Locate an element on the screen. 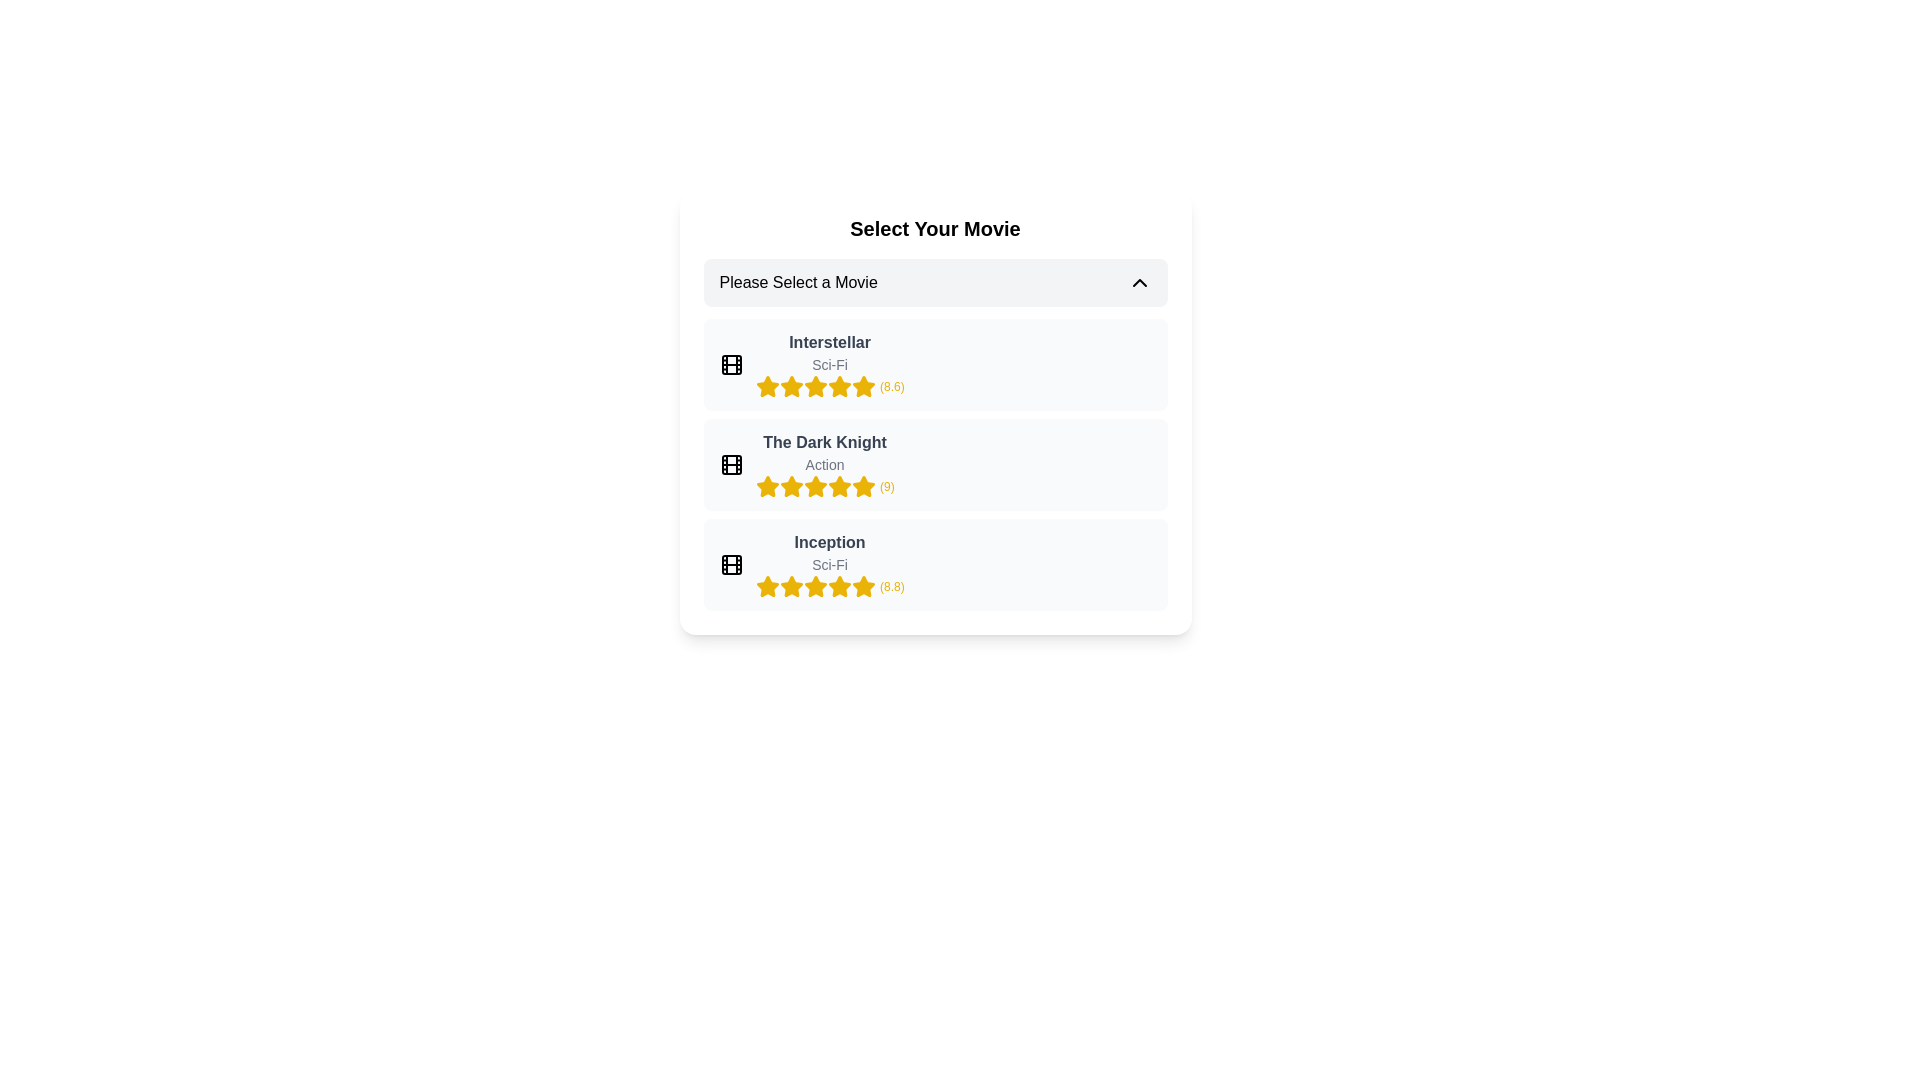 The height and width of the screenshot is (1080, 1920). the Movie information display element for 'The Dark Knight', which is the second item in the movie list is located at coordinates (825, 465).